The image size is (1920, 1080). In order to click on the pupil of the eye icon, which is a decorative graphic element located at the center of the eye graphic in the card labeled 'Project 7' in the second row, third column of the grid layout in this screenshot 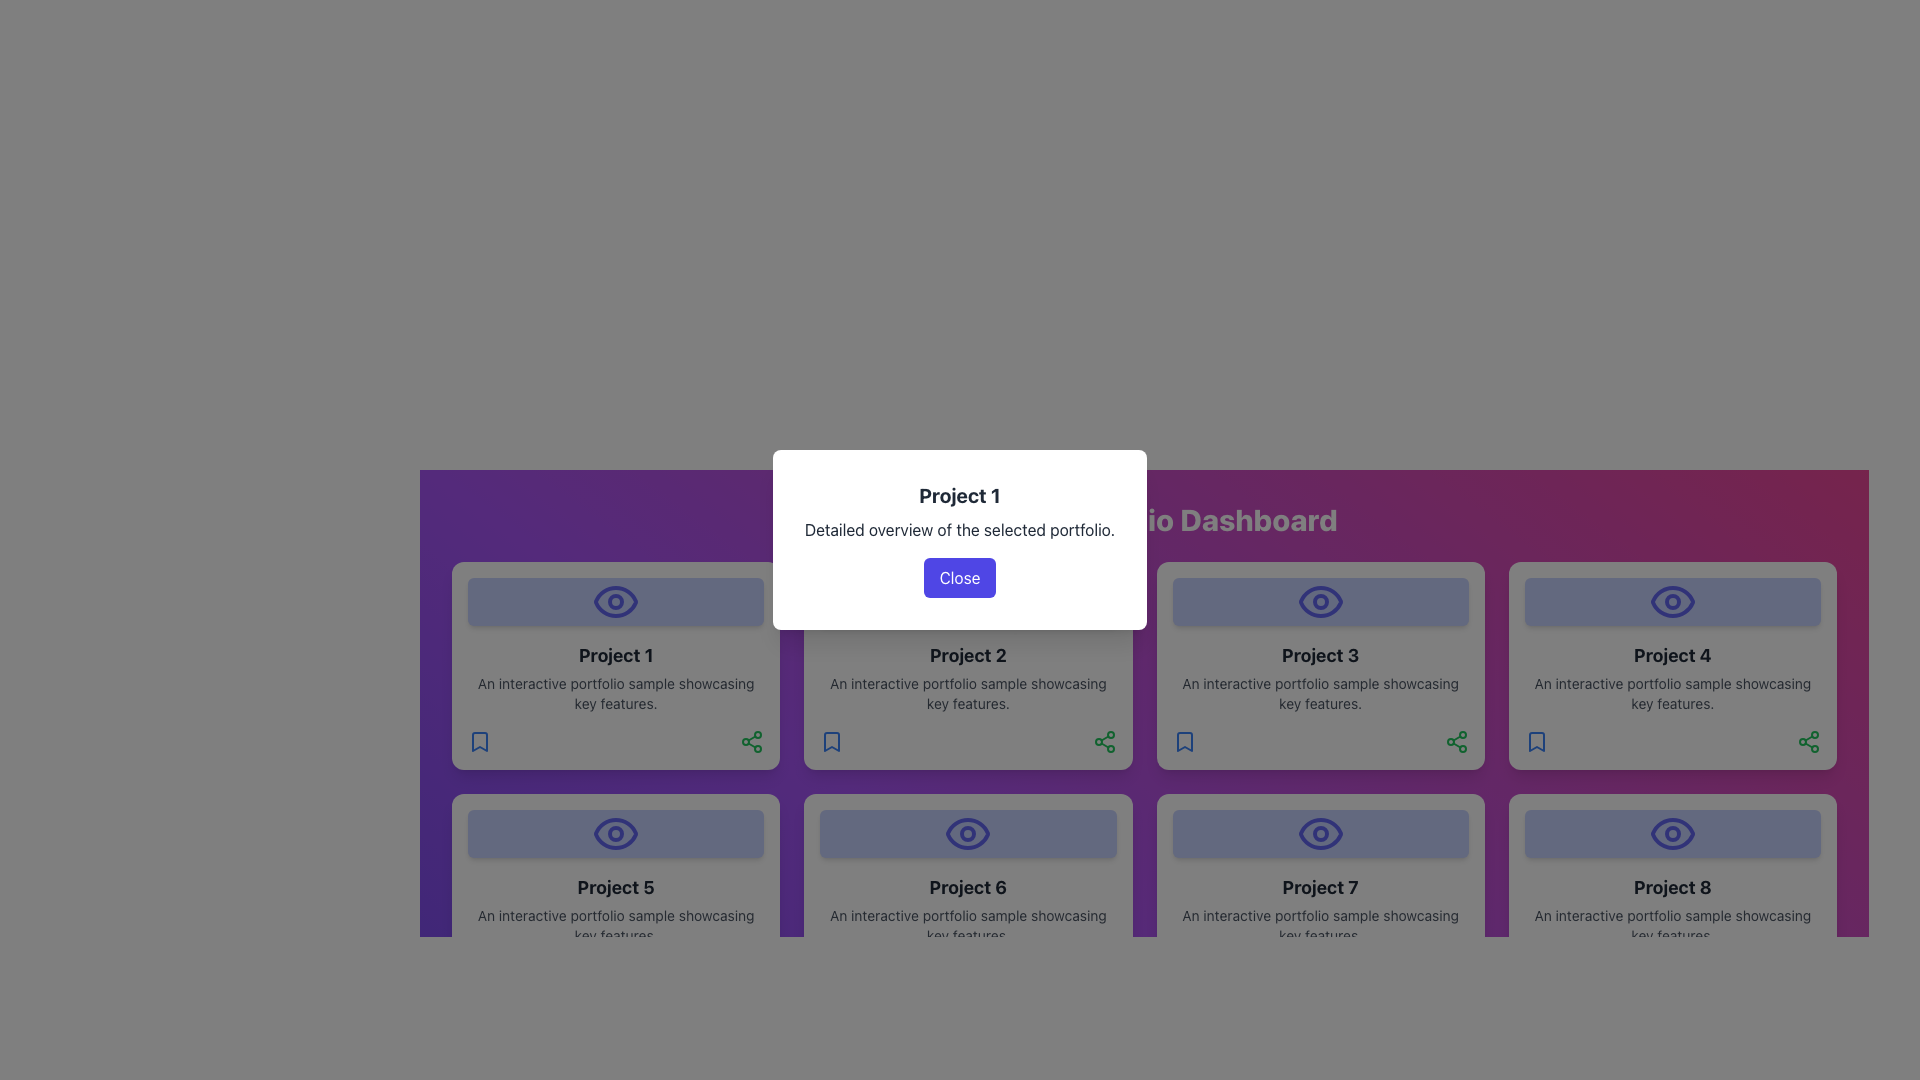, I will do `click(1320, 833)`.